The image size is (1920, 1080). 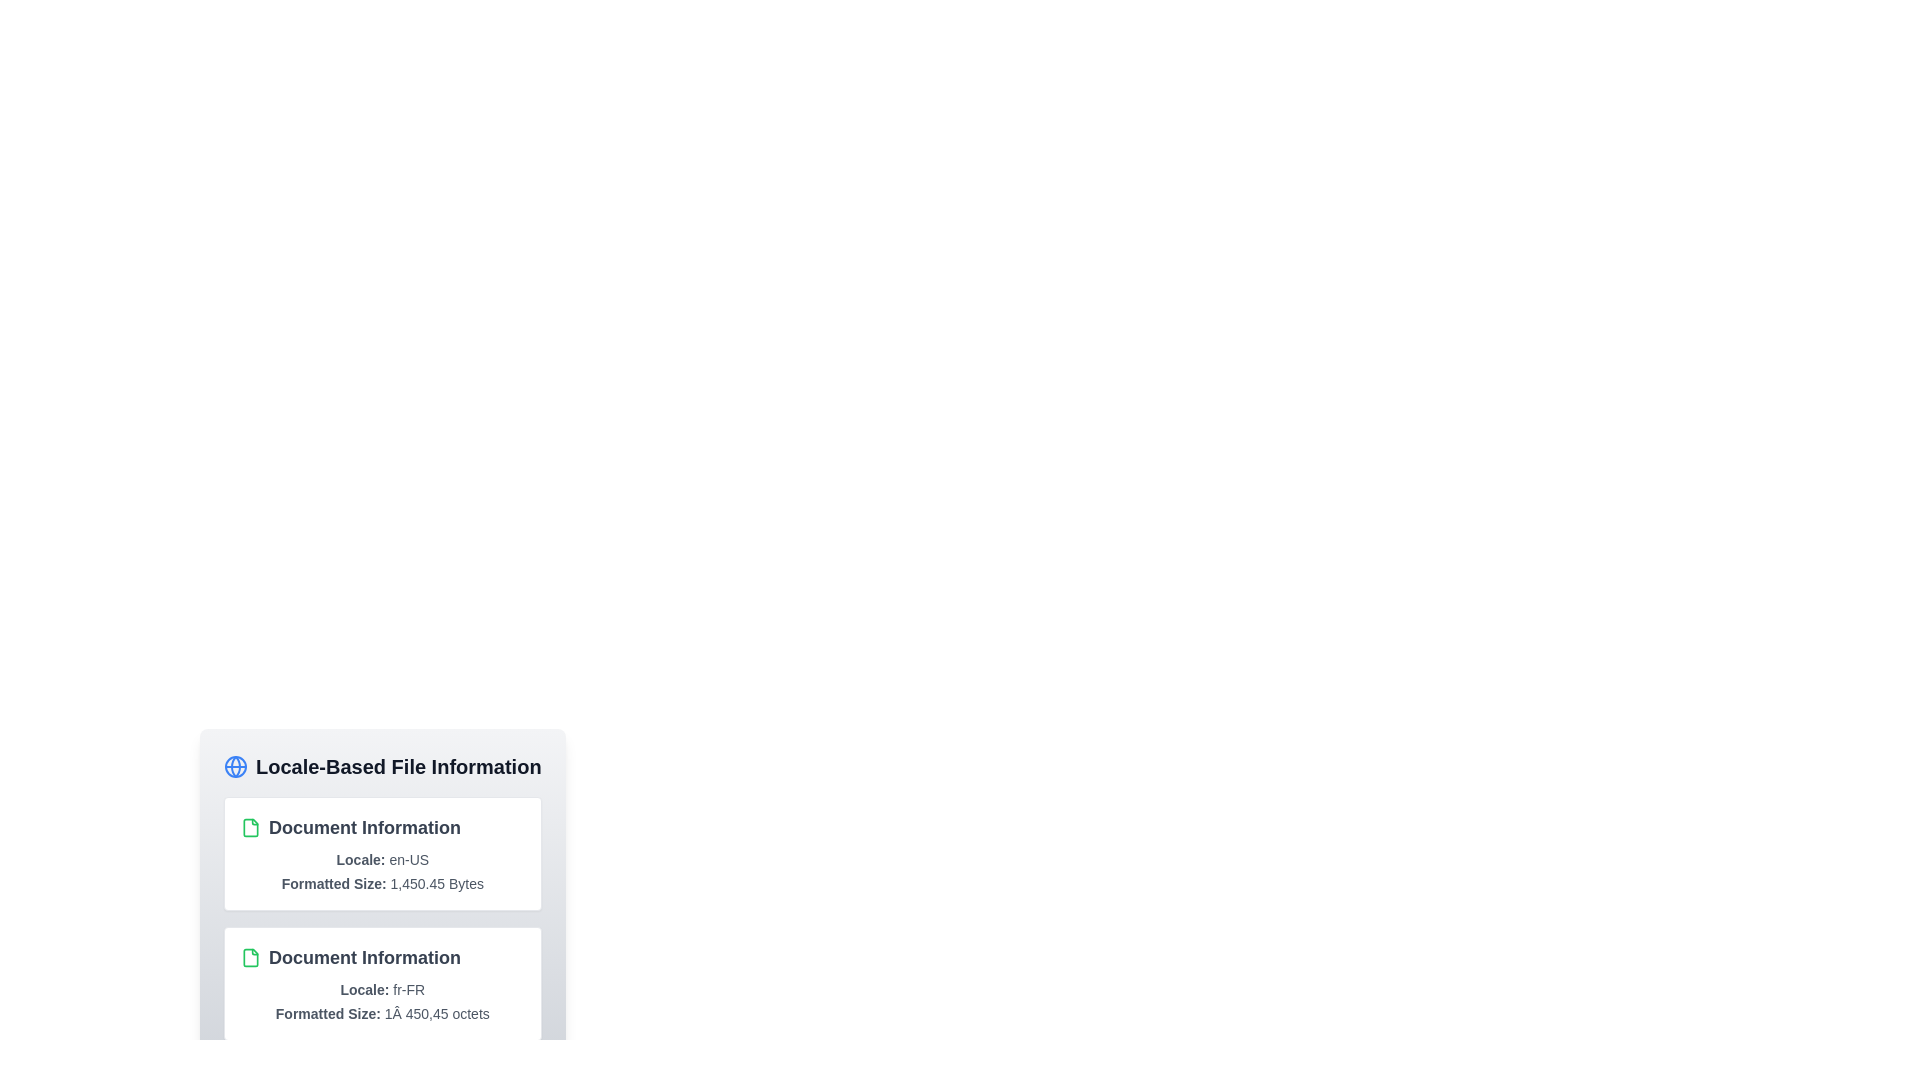 What do you see at coordinates (249, 956) in the screenshot?
I see `the green file icon located in the top left of the second document information block in the Locale-Based File Information section` at bounding box center [249, 956].